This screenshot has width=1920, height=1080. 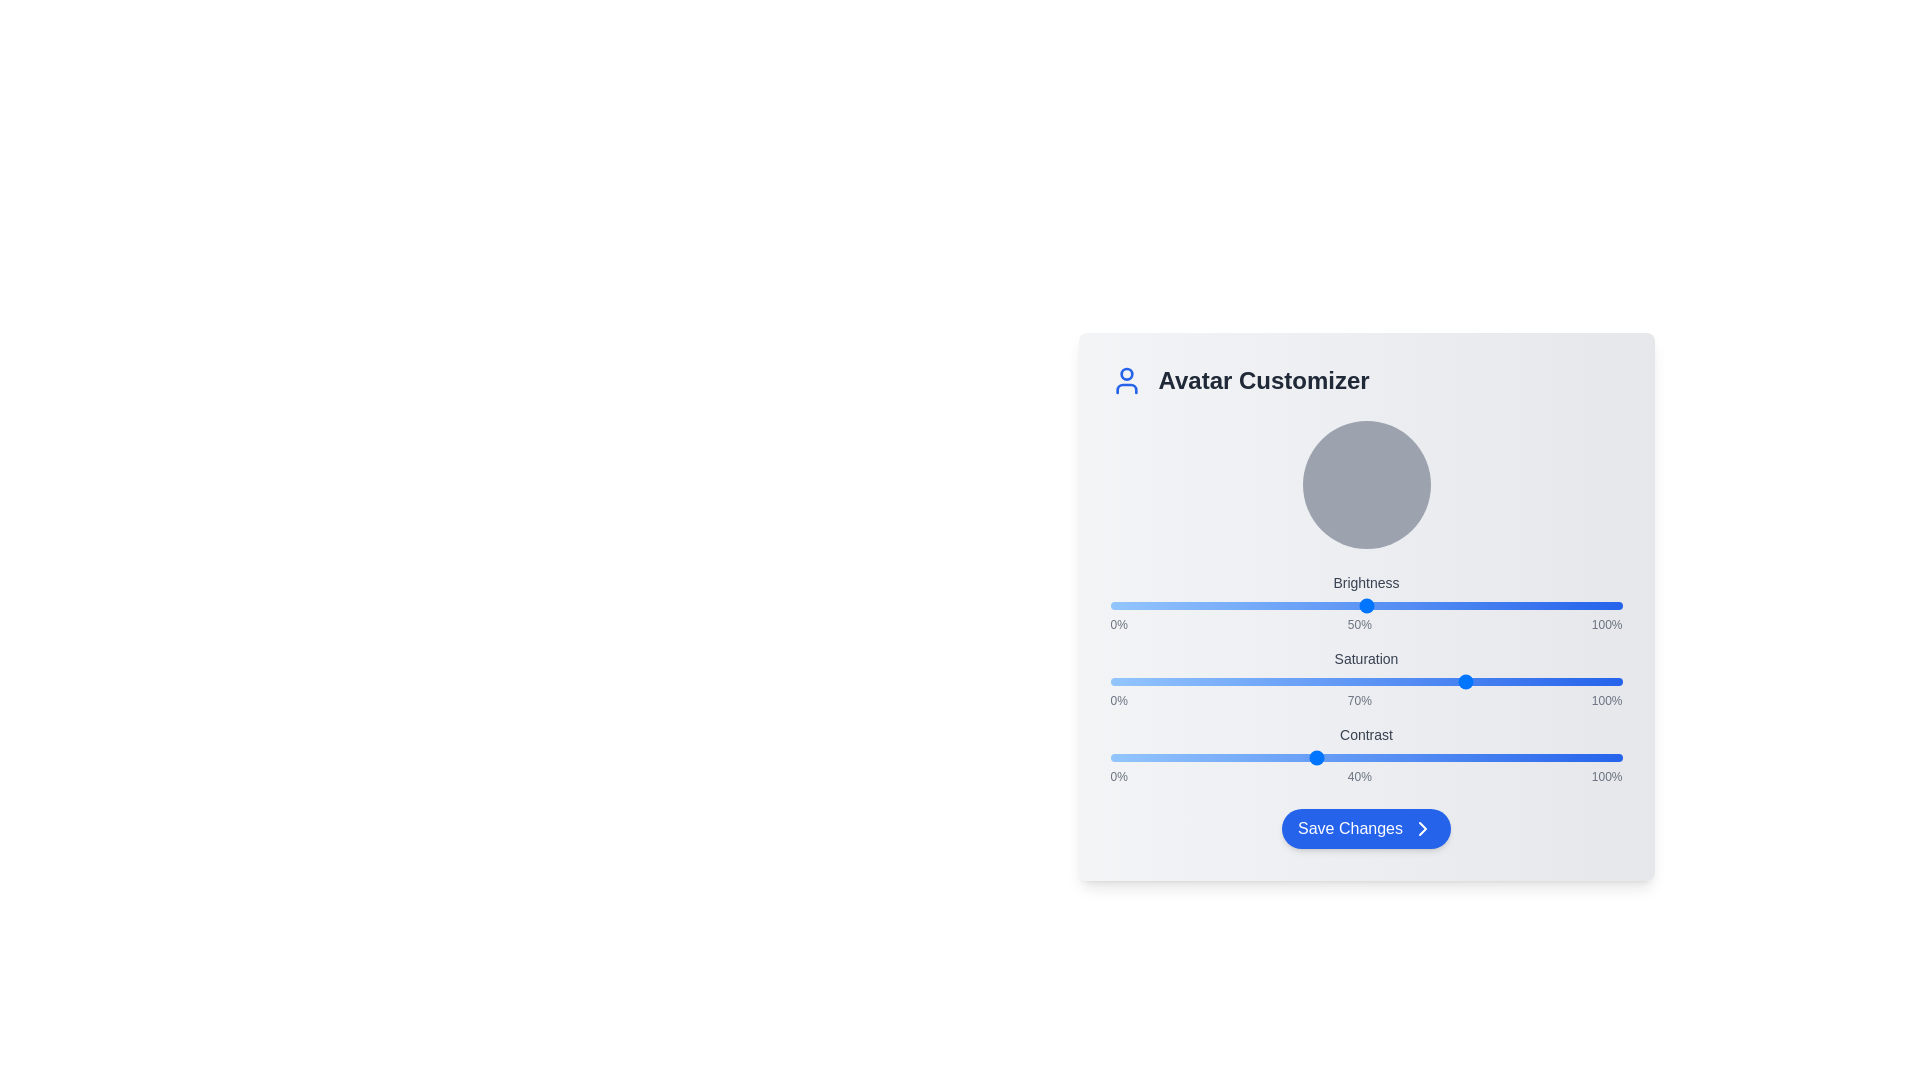 I want to click on 'Save Changes' button, so click(x=1365, y=829).